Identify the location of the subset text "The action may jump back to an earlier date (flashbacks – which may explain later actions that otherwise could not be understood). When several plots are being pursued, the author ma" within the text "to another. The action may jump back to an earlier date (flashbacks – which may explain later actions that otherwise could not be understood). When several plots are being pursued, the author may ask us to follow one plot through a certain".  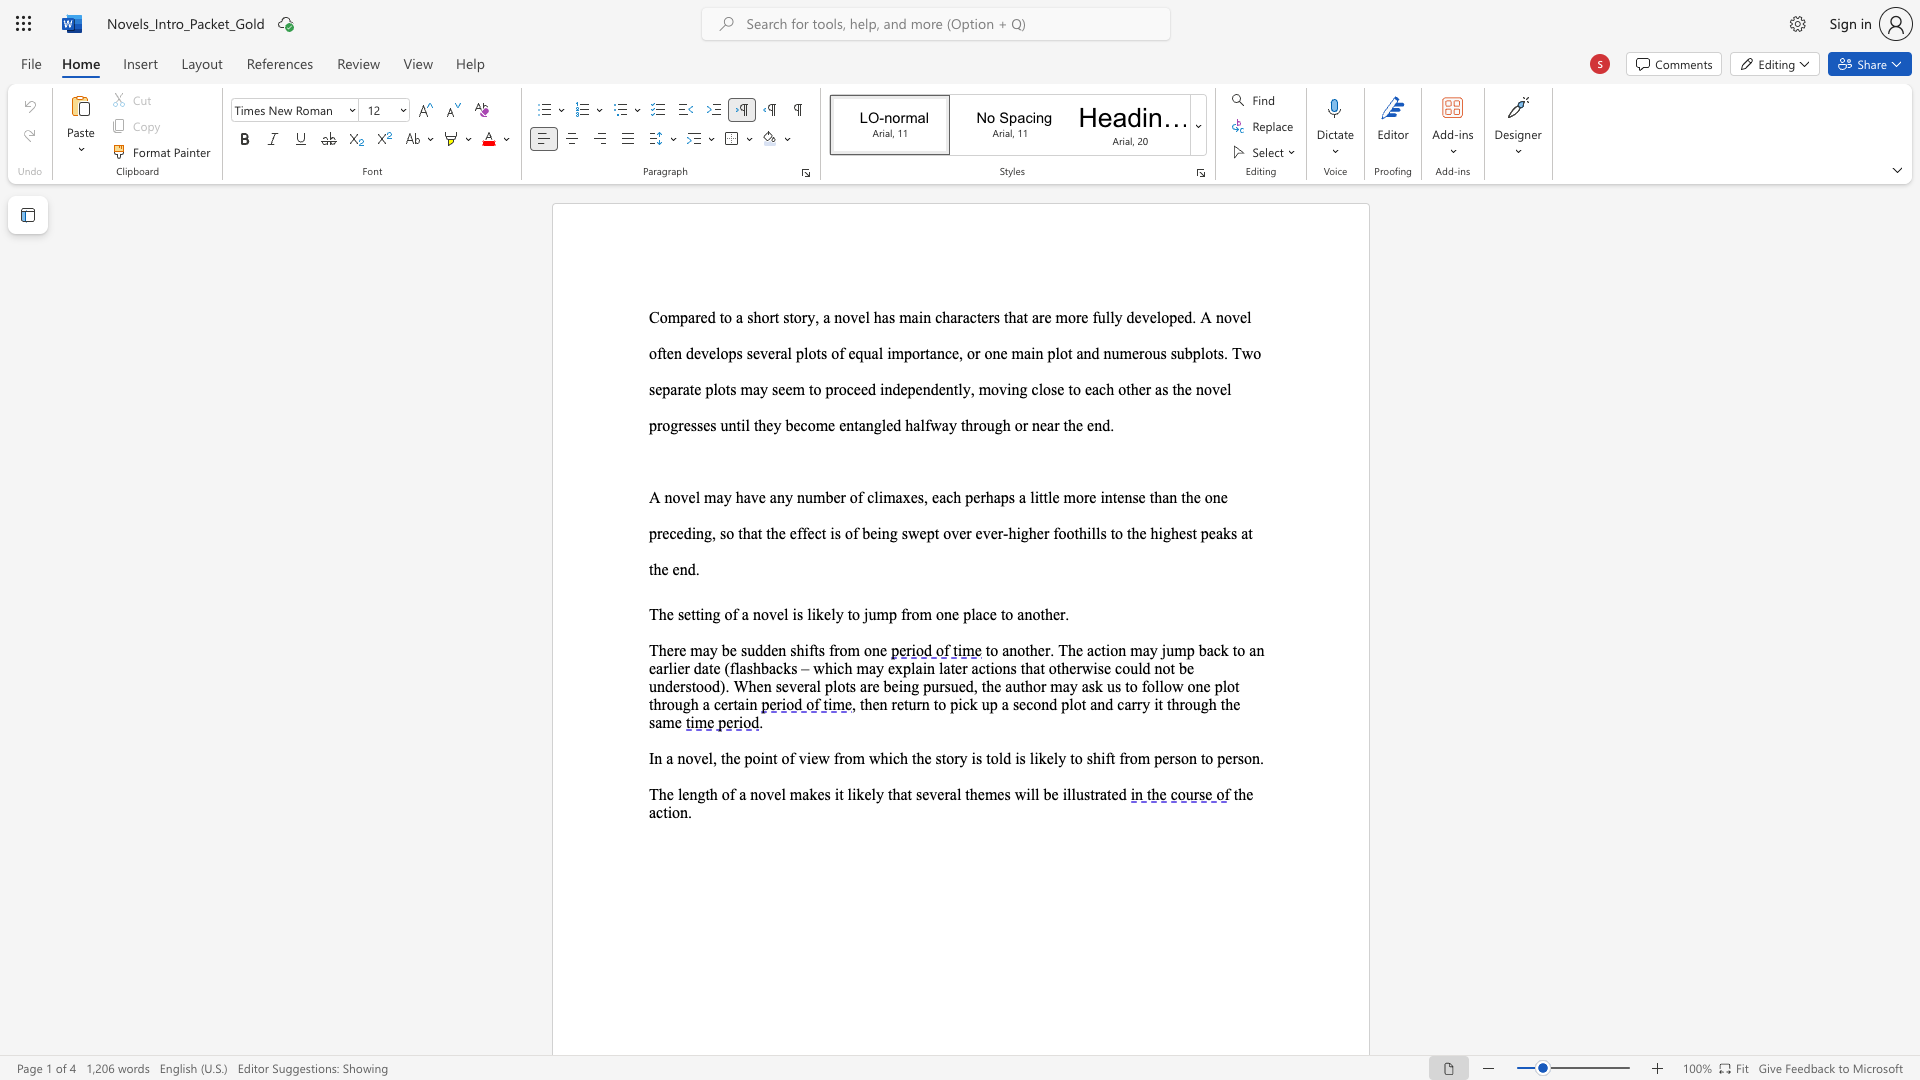
(1057, 650).